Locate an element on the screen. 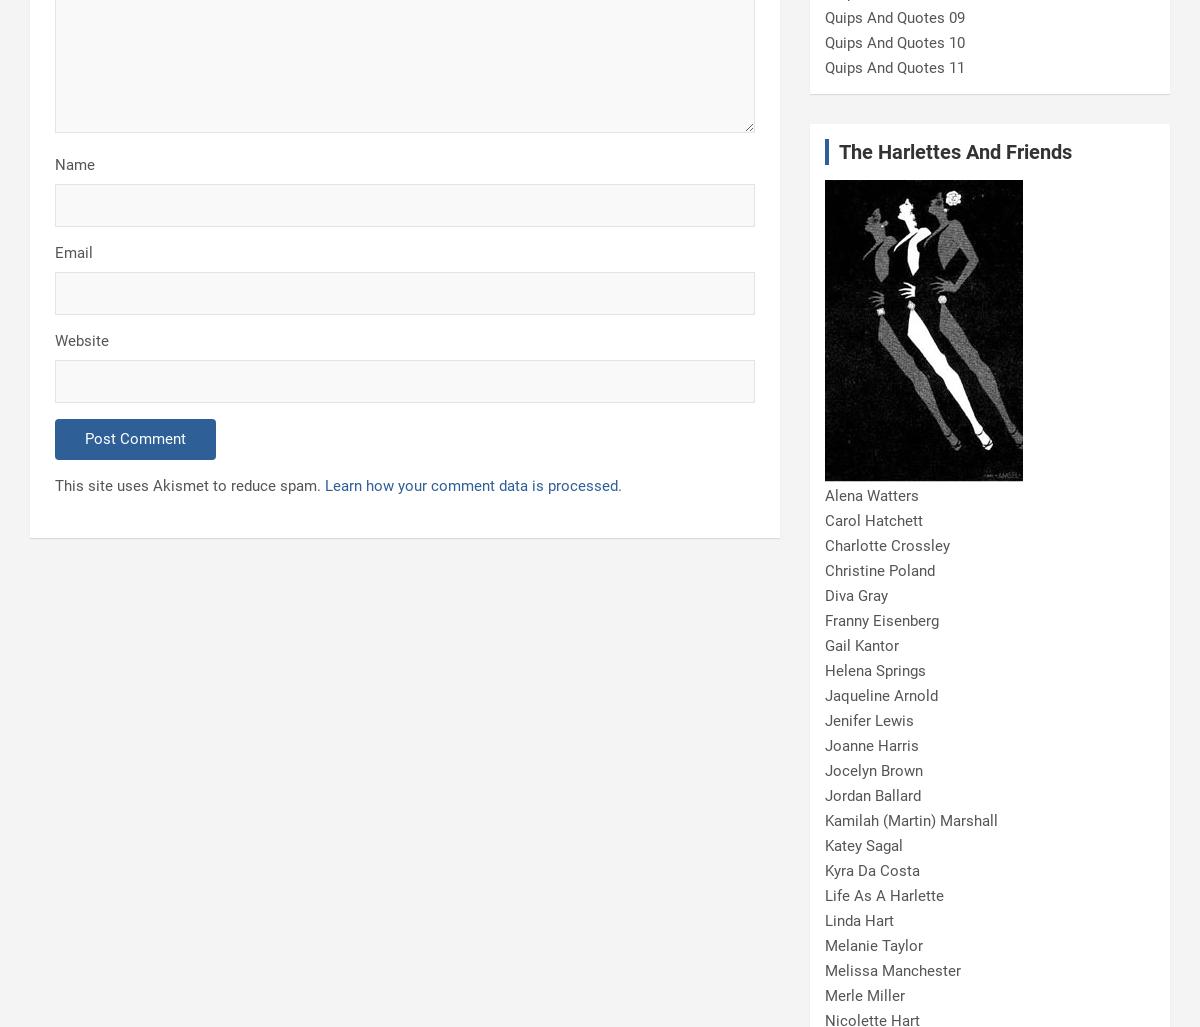 This screenshot has height=1027, width=1200. 'Melissa Manchester' is located at coordinates (892, 970).